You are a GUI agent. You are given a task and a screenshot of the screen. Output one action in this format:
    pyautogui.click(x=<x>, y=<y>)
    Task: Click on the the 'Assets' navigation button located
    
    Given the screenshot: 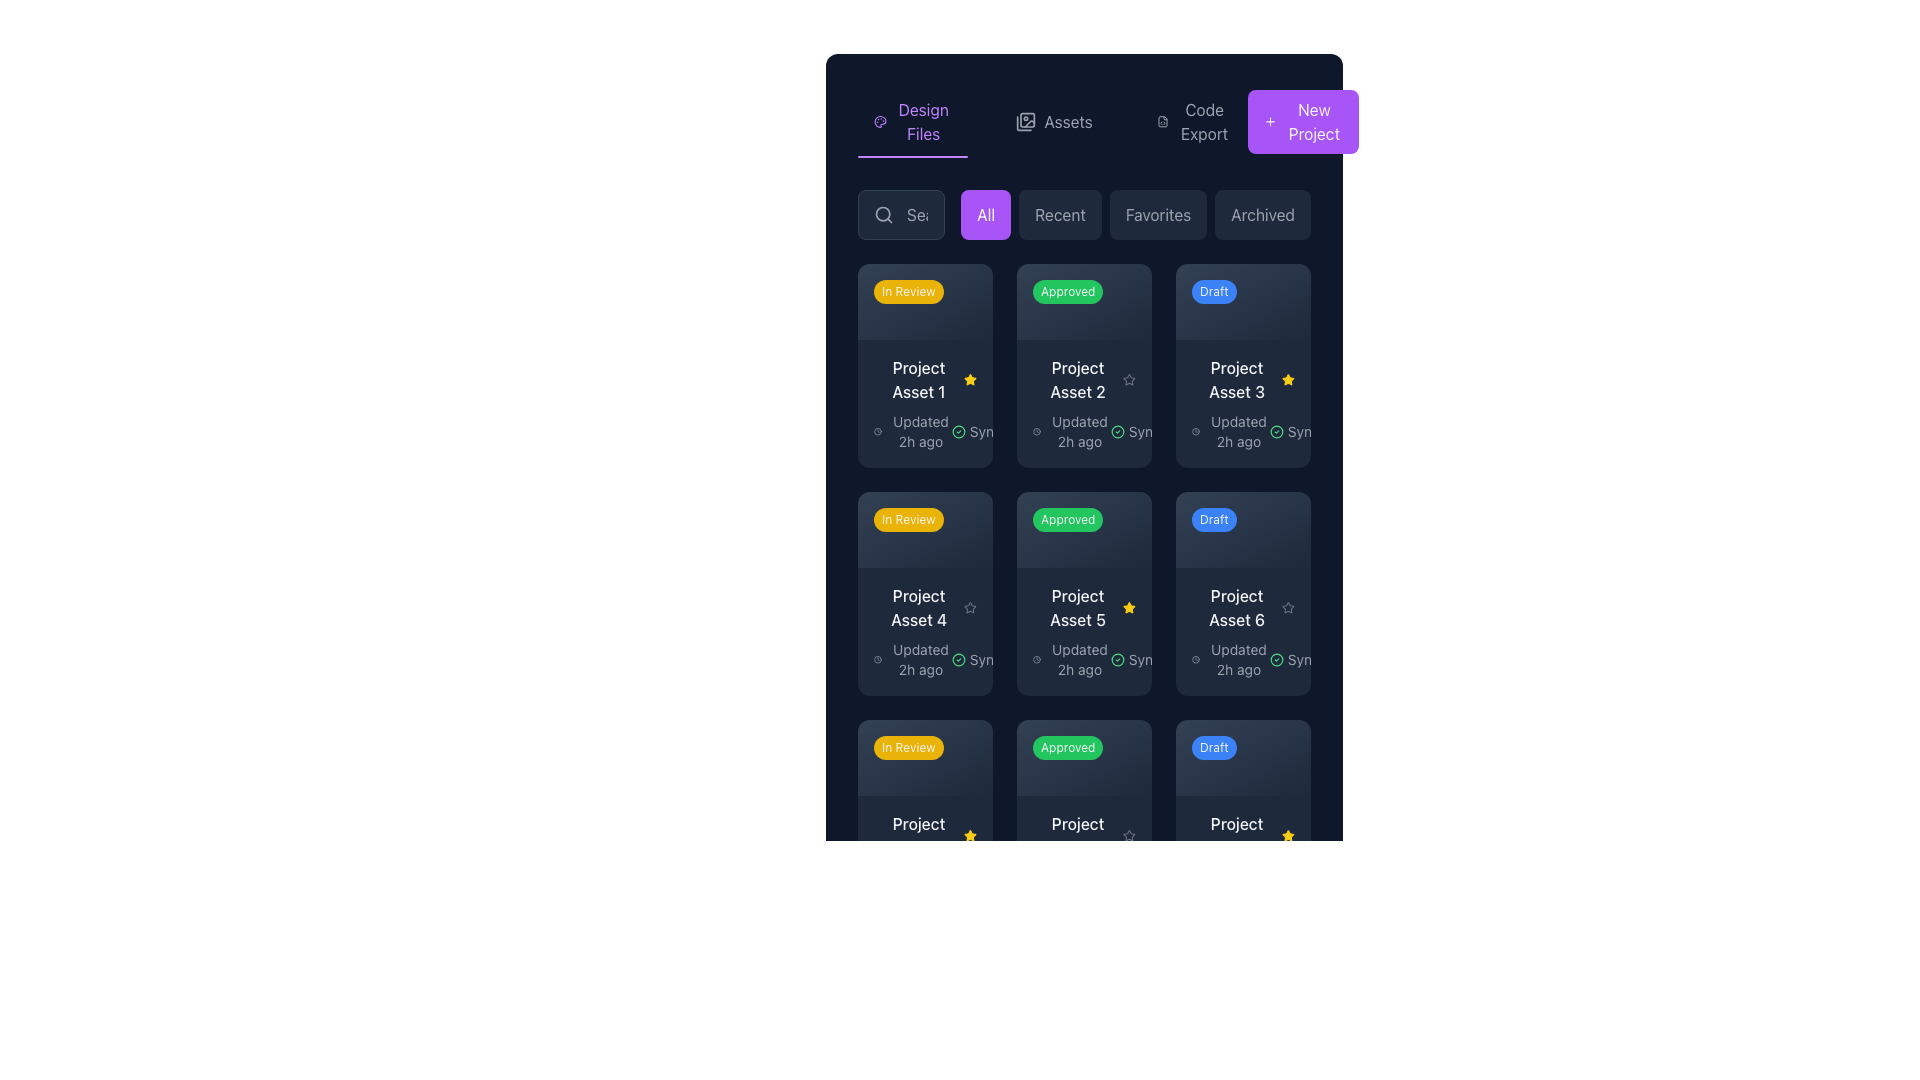 What is the action you would take?
    pyautogui.click(x=1083, y=122)
    